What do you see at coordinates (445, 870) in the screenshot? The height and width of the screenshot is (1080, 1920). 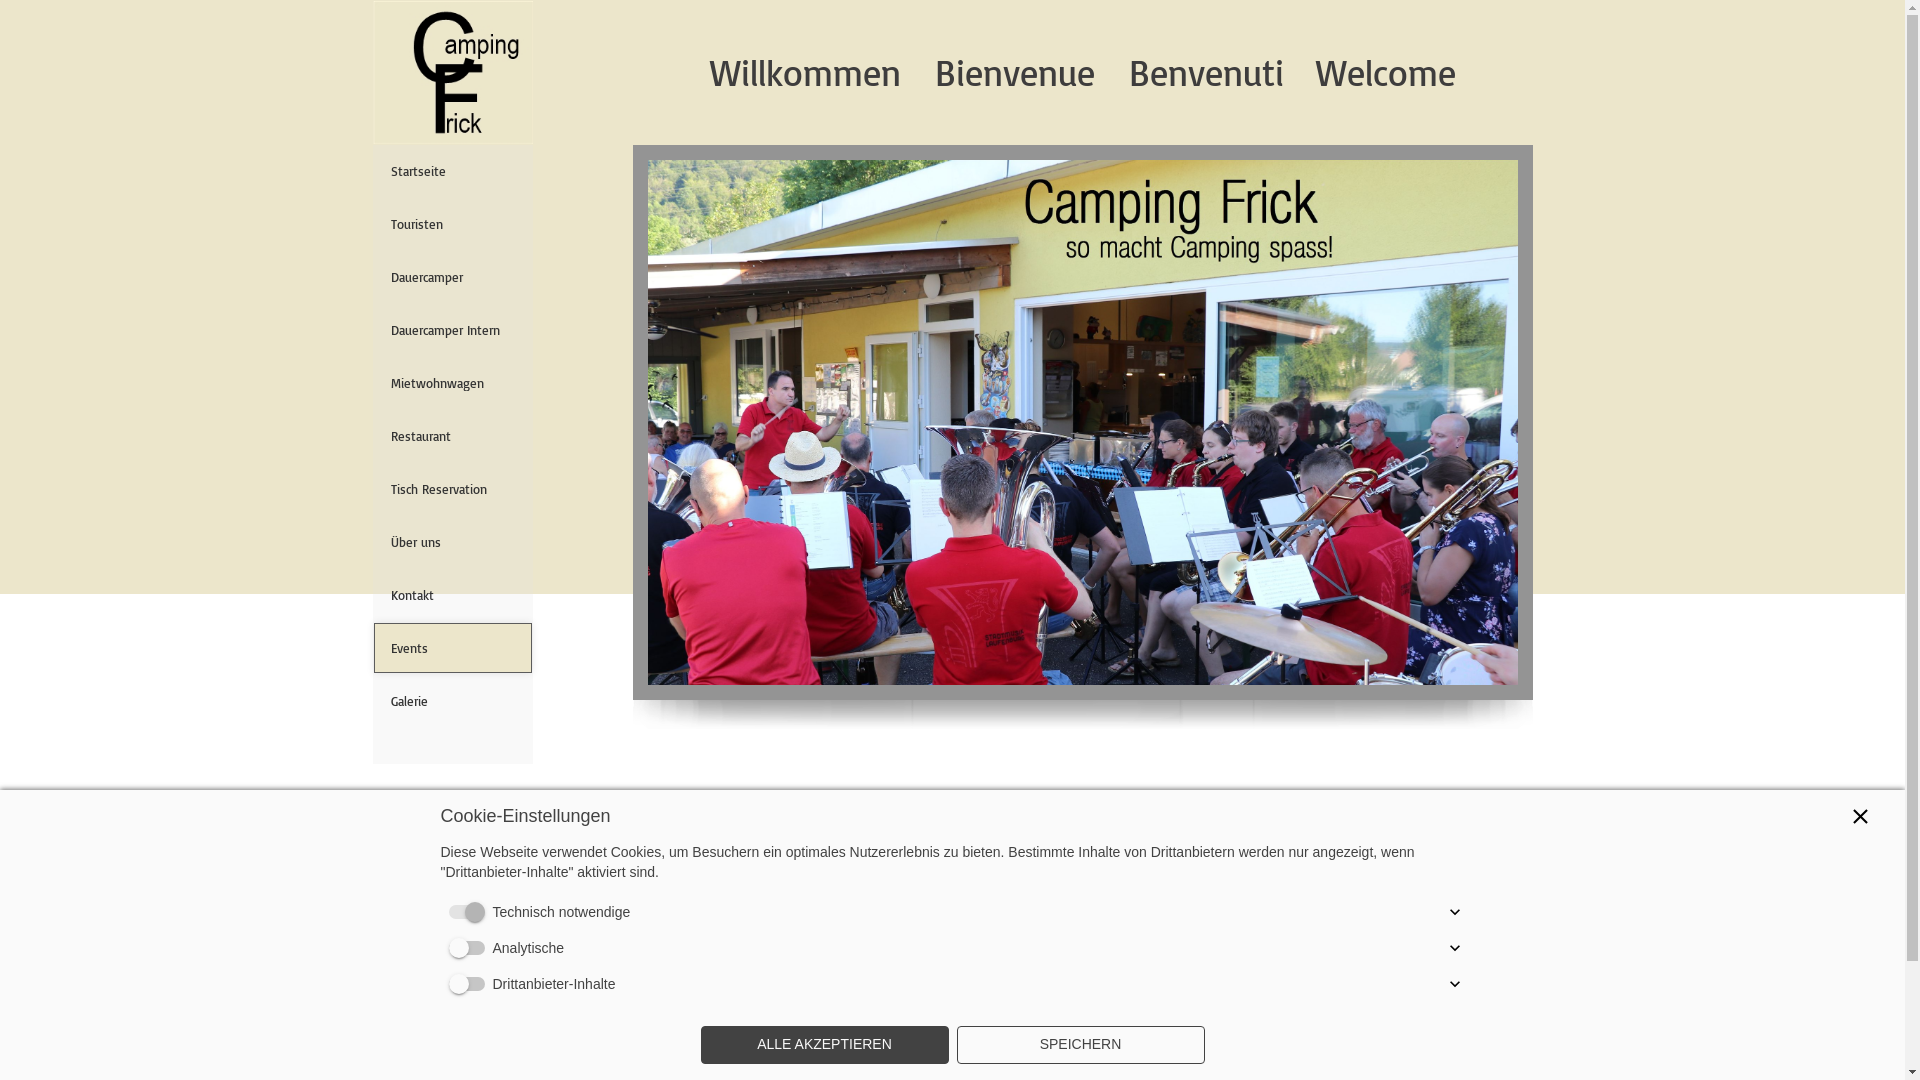 I see `'mehr'` at bounding box center [445, 870].